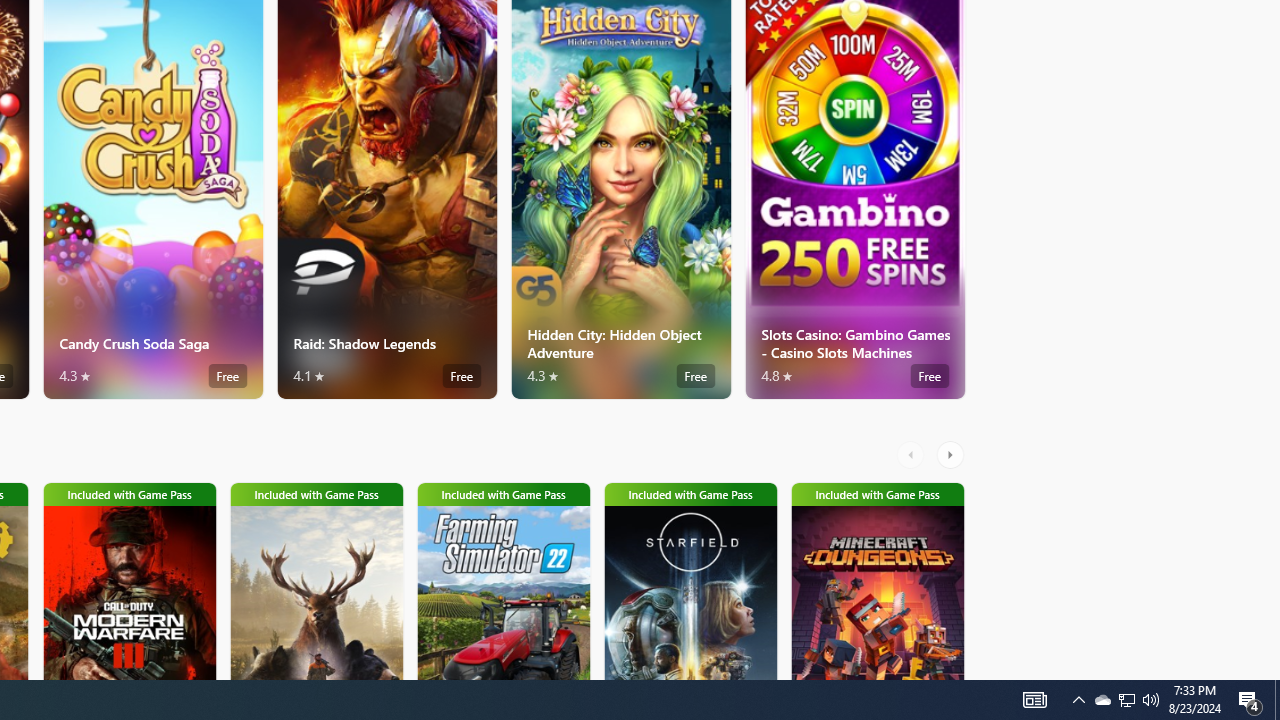  I want to click on 'AutomationID: LeftScrollButton', so click(912, 455).